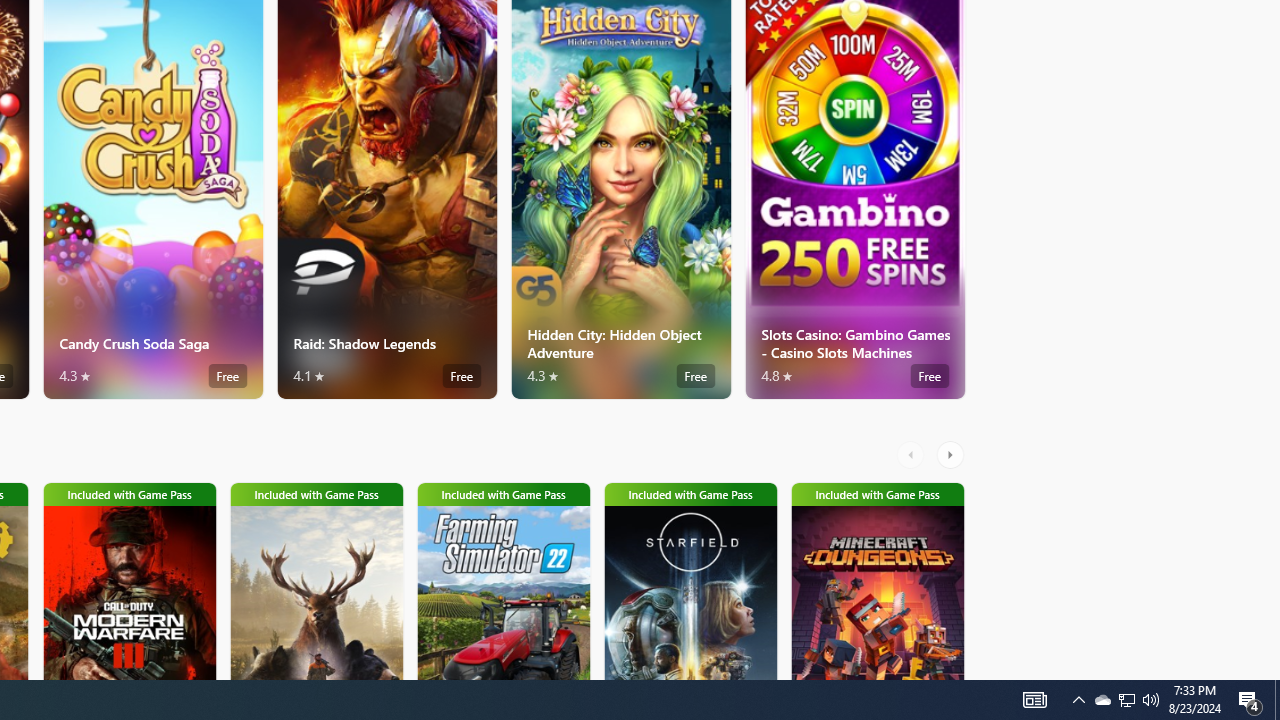  I want to click on 'AutomationID: LeftScrollButton', so click(912, 455).